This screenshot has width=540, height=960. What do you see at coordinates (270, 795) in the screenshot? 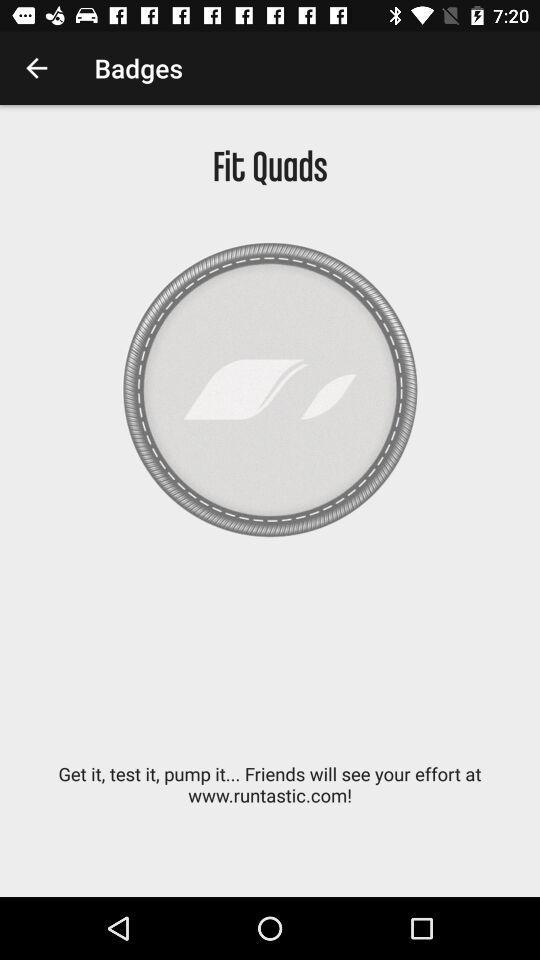
I see `get it test item` at bounding box center [270, 795].